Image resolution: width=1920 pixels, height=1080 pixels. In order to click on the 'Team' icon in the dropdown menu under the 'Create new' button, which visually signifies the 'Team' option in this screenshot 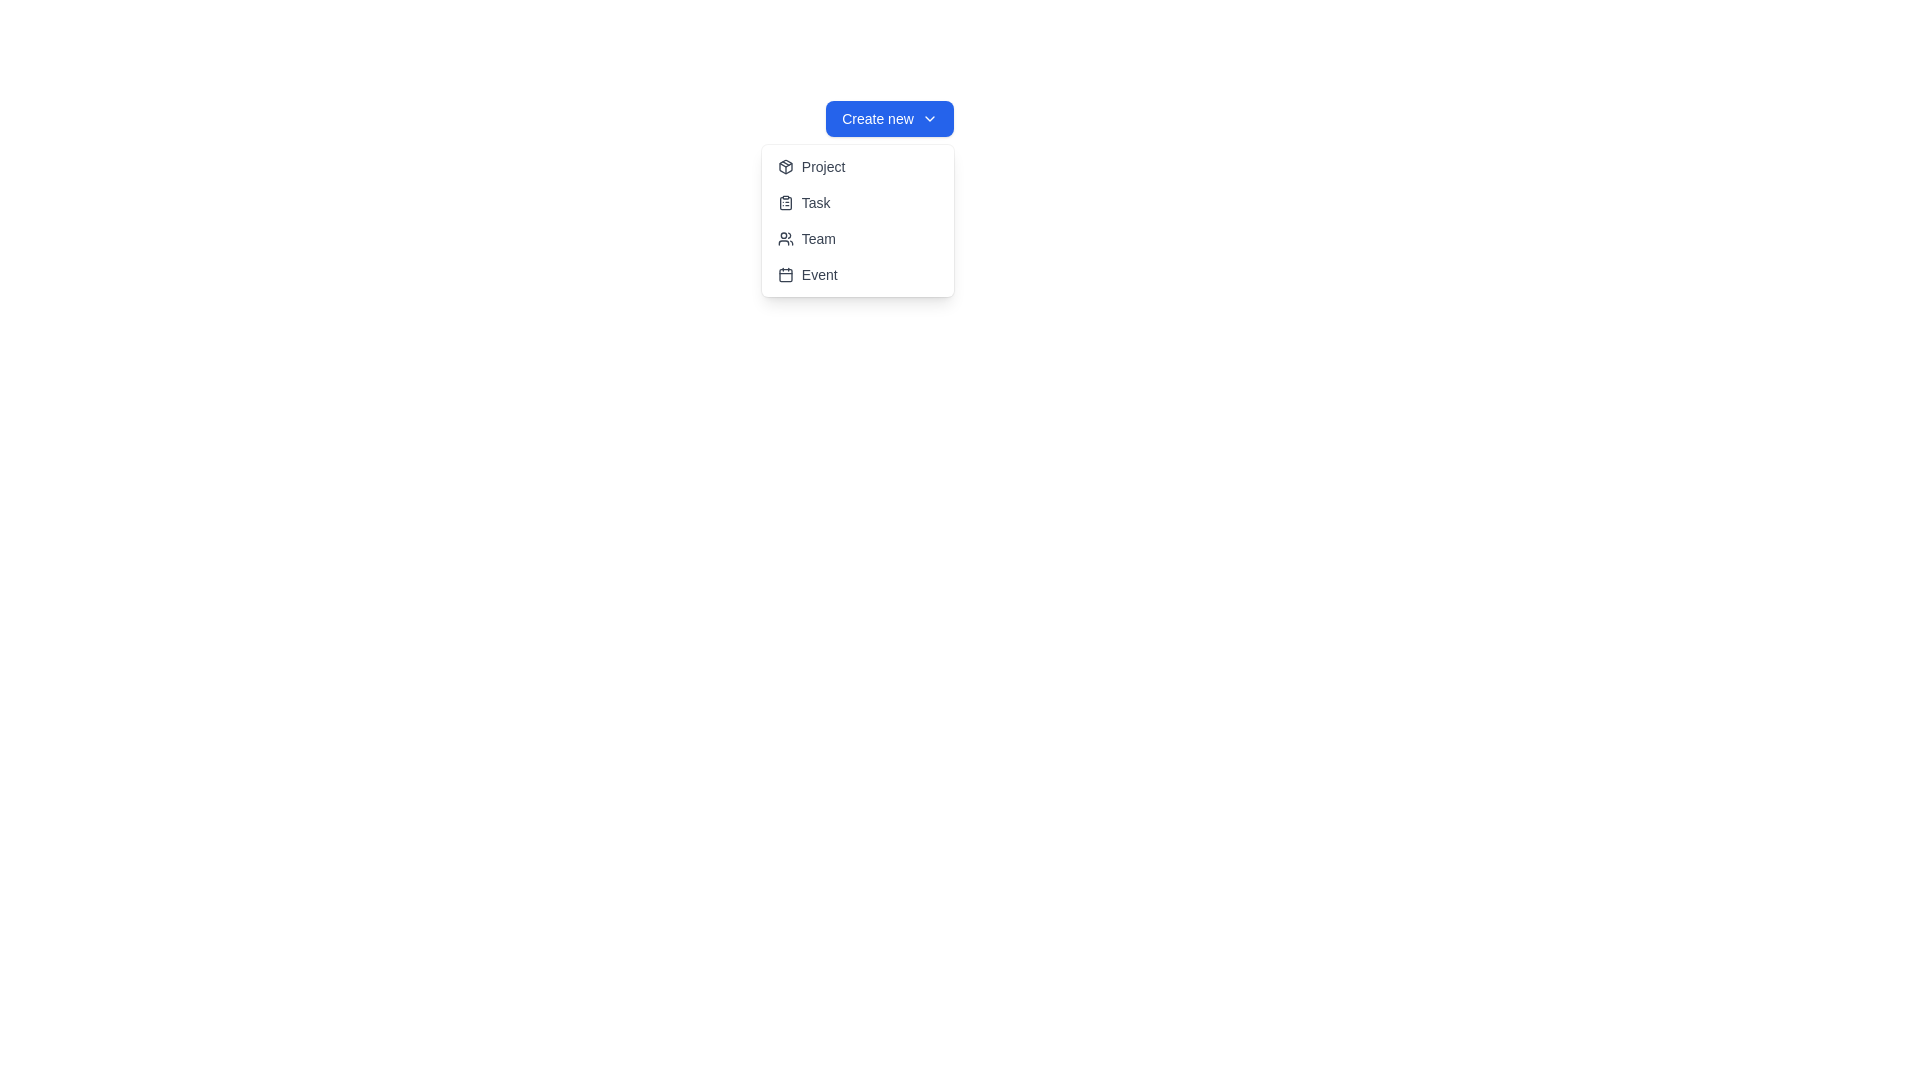, I will do `click(784, 238)`.